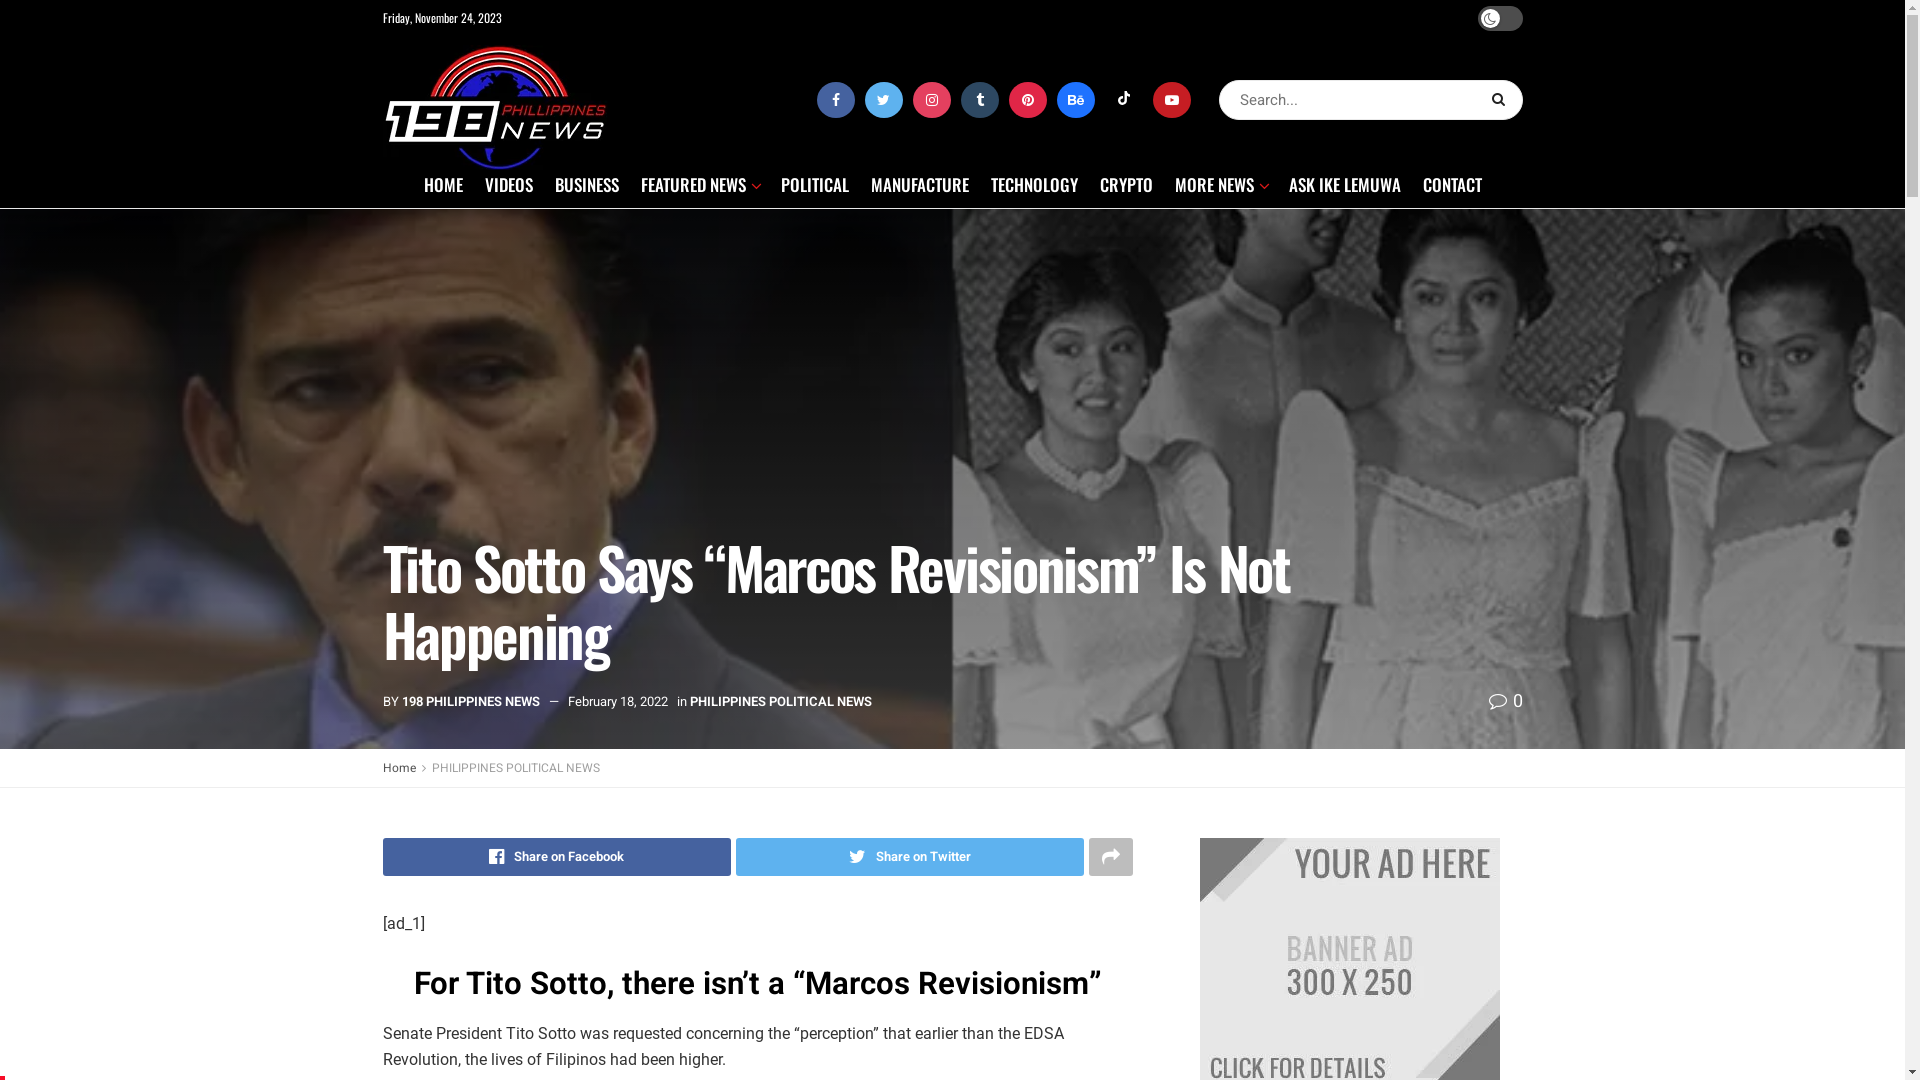 The height and width of the screenshot is (1080, 1920). I want to click on 'CRYPTO', so click(1126, 184).